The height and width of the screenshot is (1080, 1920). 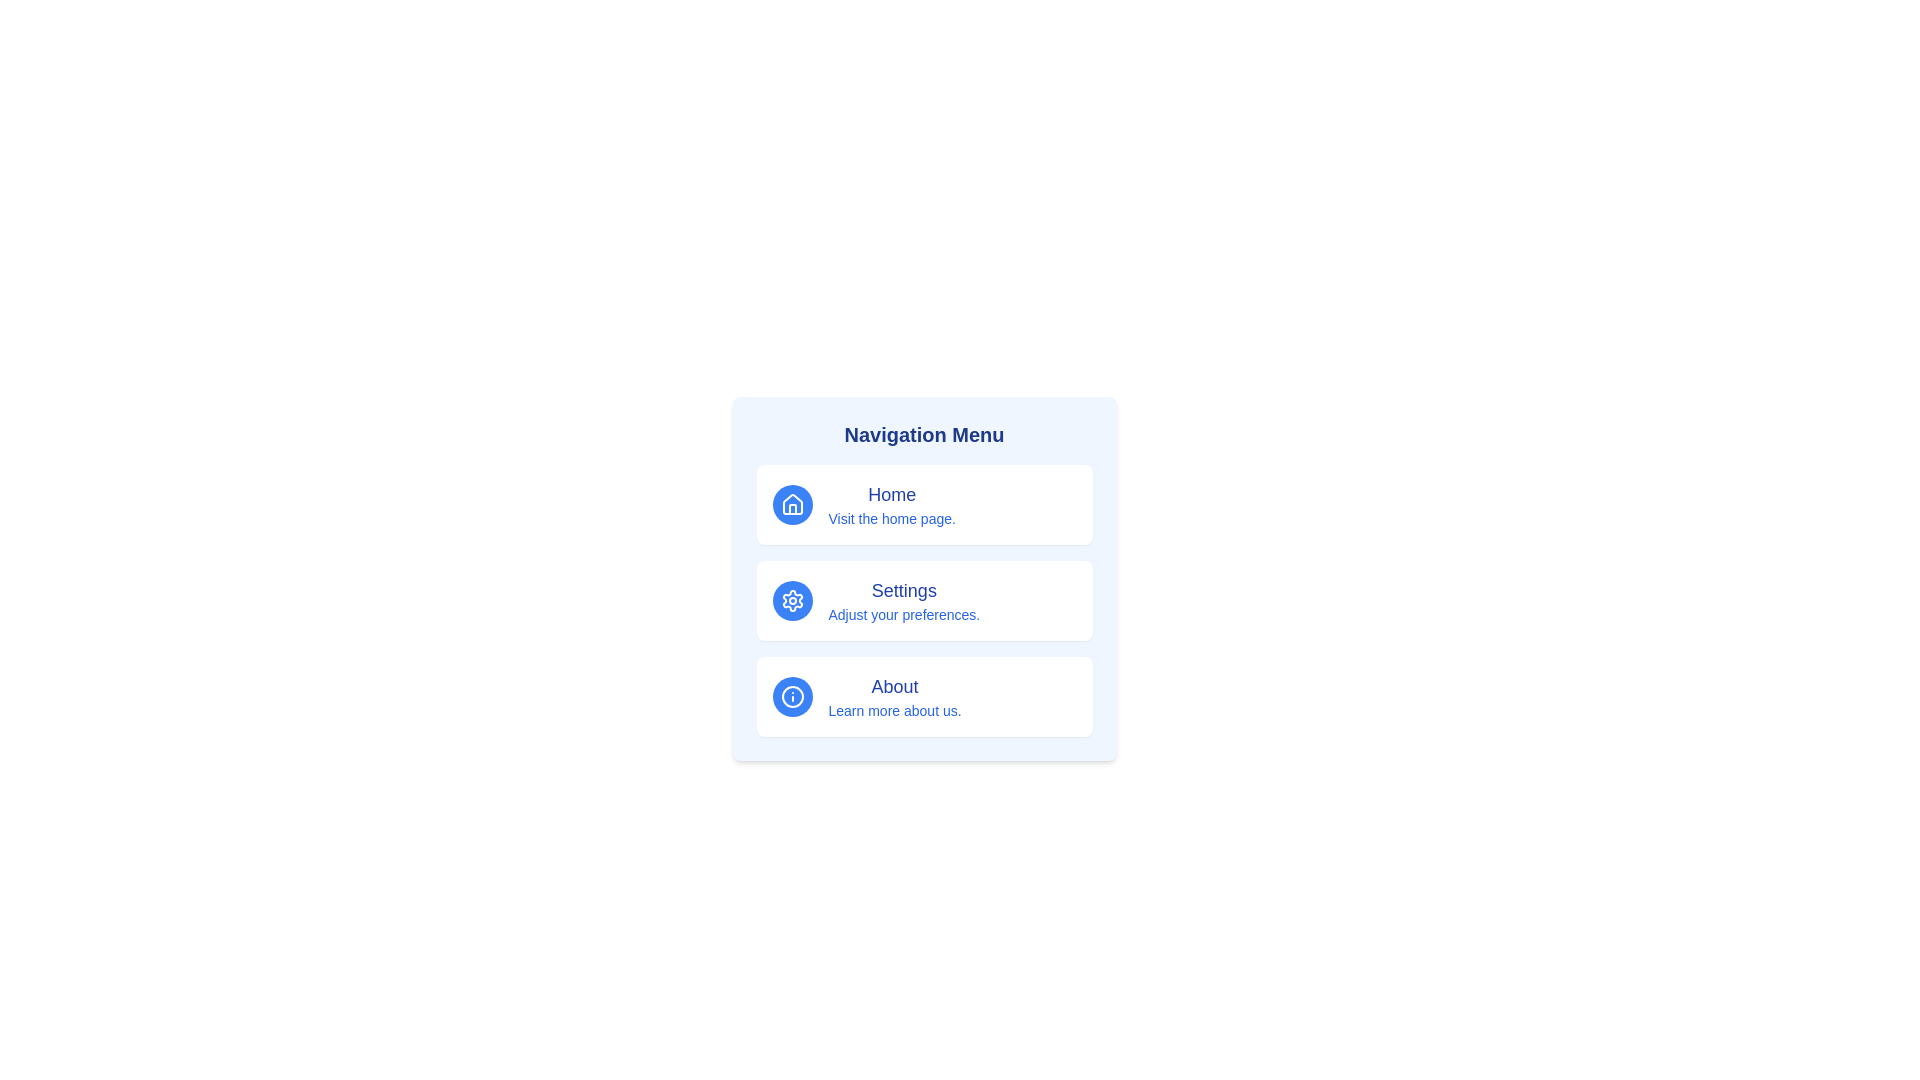 I want to click on the 'About' section label located at the bottom of the navigation menu, which provides information about this section, so click(x=894, y=696).